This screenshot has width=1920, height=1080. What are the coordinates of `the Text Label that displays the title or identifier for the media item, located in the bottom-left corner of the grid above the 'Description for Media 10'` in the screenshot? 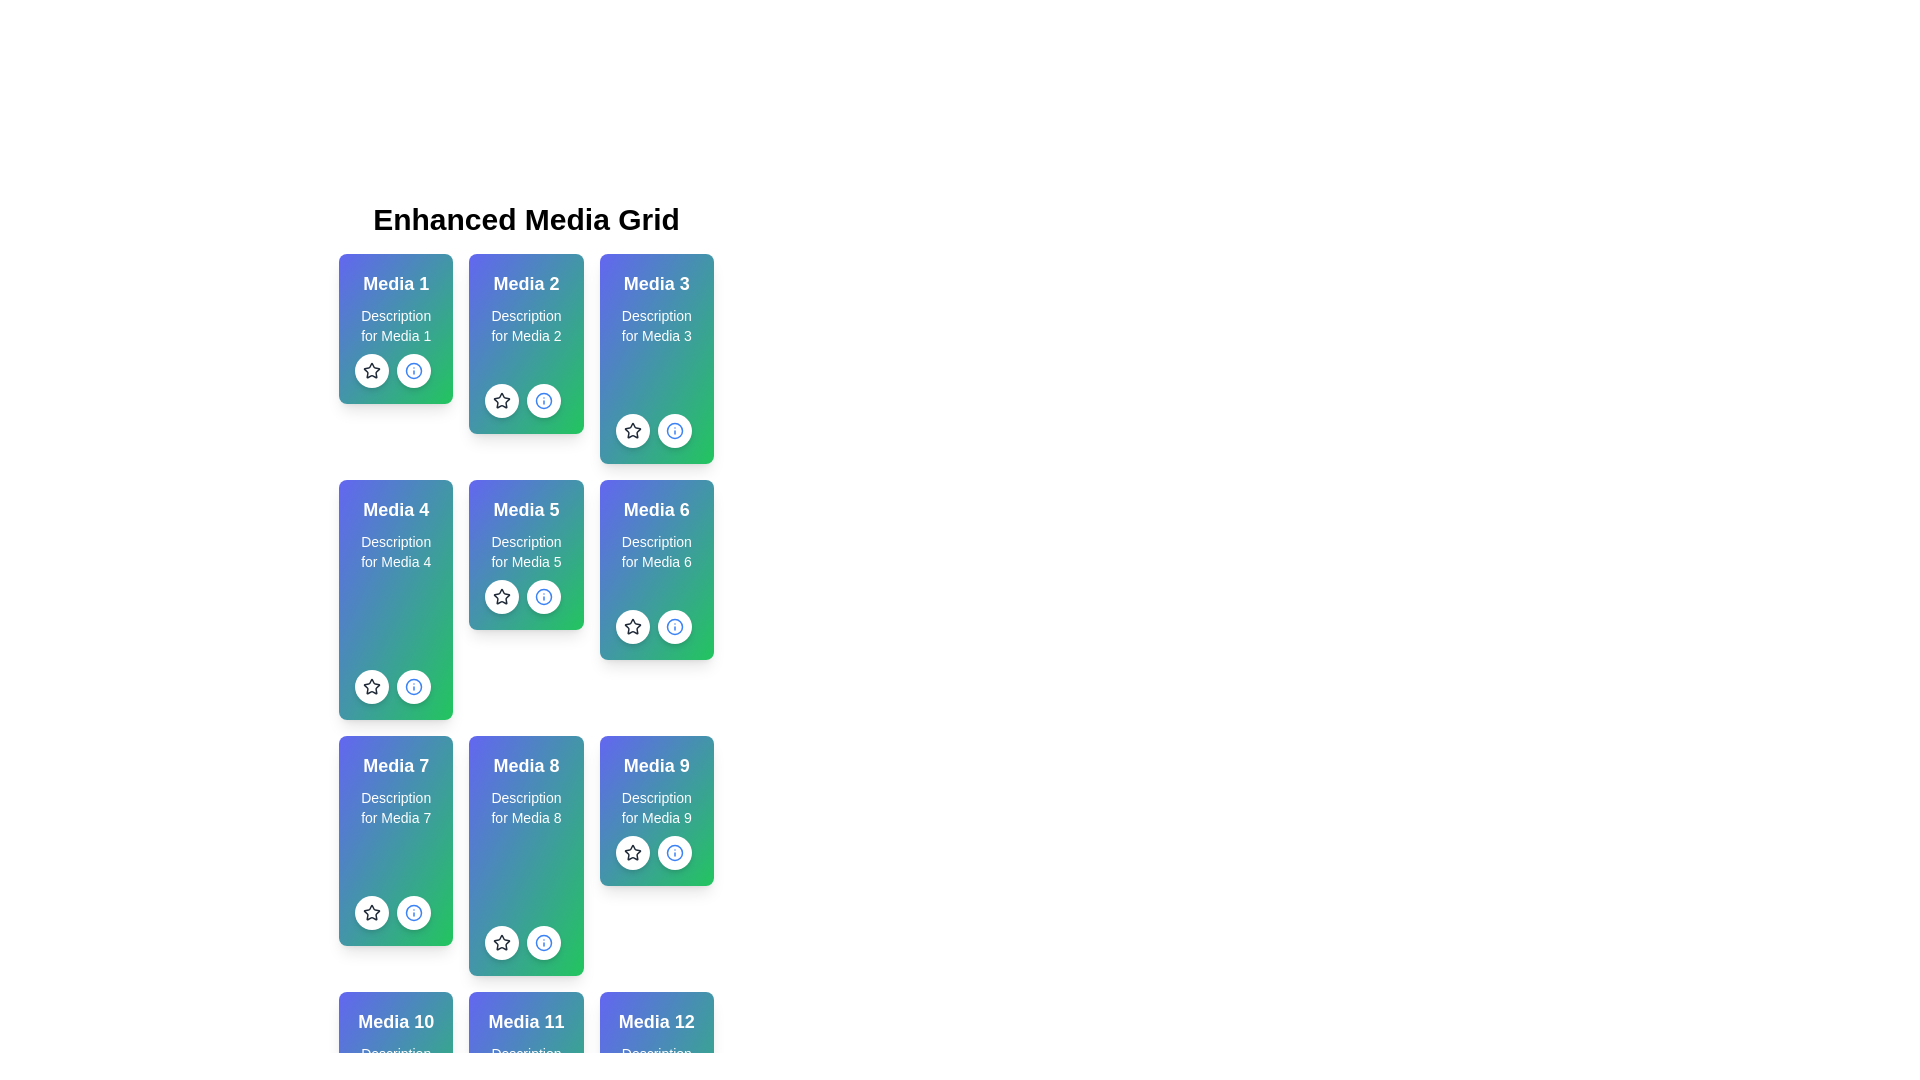 It's located at (396, 1022).